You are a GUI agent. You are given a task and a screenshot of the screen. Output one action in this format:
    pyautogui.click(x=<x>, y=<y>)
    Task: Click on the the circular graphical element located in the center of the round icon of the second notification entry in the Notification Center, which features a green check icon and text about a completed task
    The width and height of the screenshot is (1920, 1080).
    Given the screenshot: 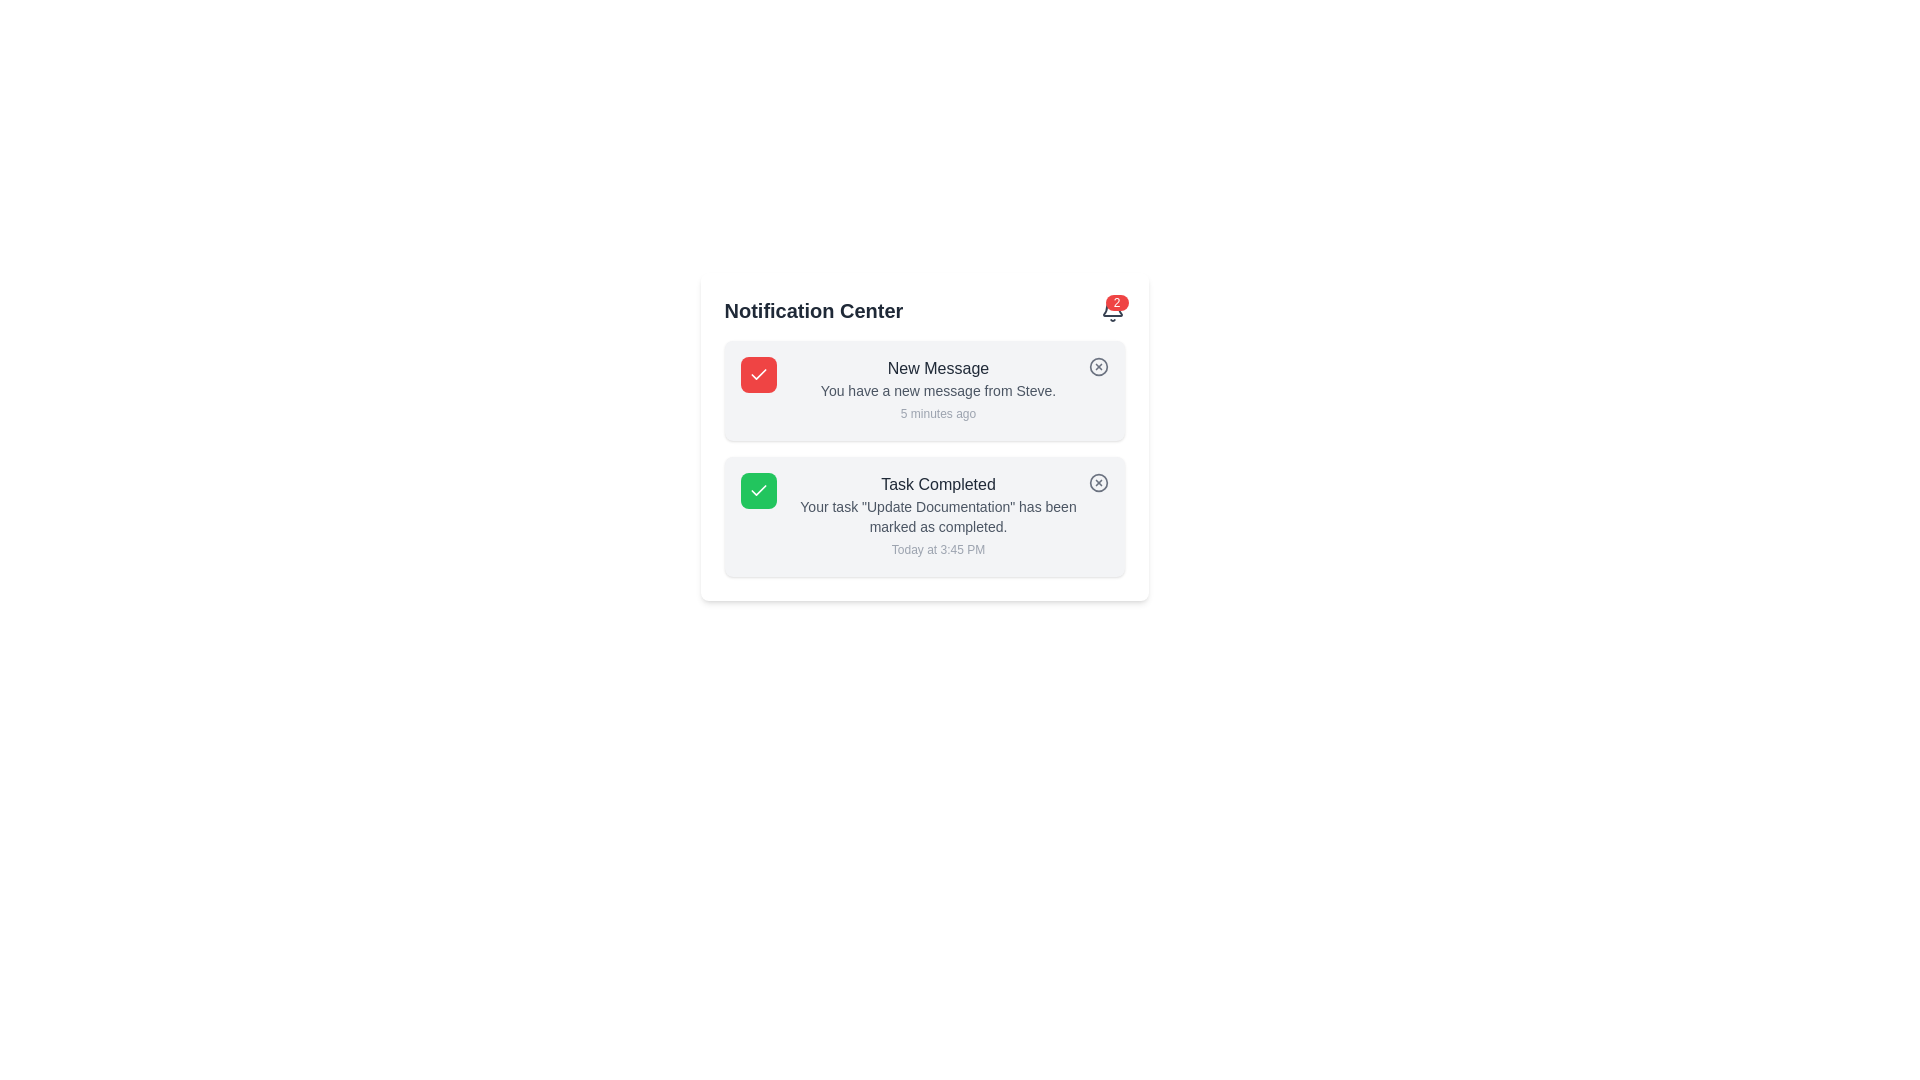 What is the action you would take?
    pyautogui.click(x=1097, y=482)
    